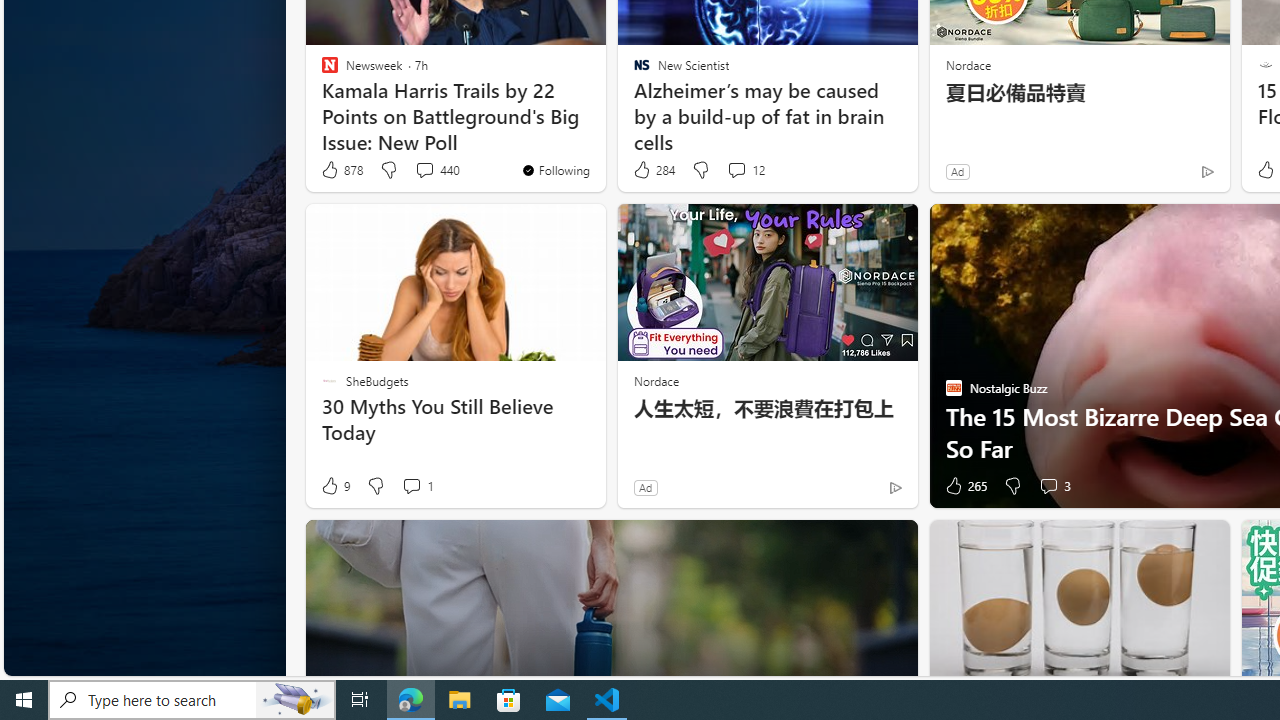 The image size is (1280, 720). What do you see at coordinates (416, 486) in the screenshot?
I see `'View comments 1 Comment'` at bounding box center [416, 486].